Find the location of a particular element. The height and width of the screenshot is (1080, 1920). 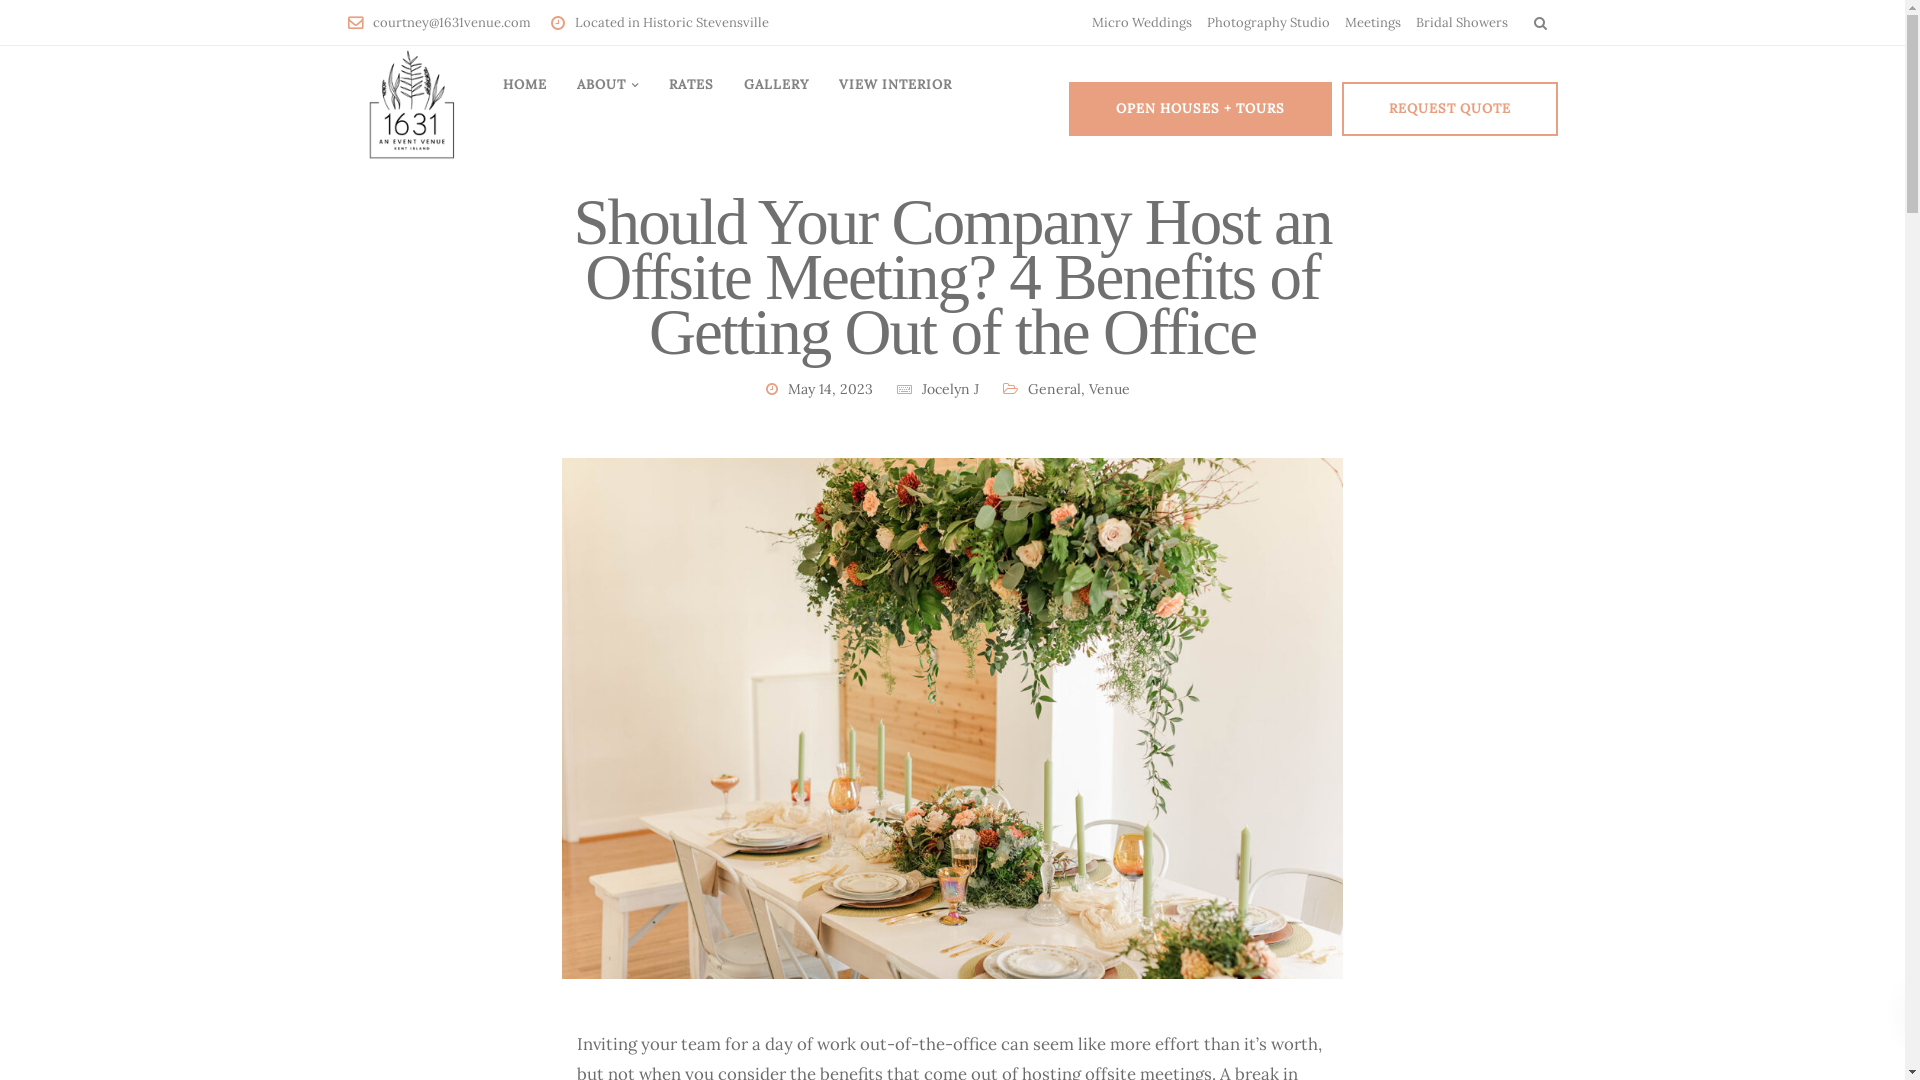

'Meetings' is located at coordinates (1371, 22).